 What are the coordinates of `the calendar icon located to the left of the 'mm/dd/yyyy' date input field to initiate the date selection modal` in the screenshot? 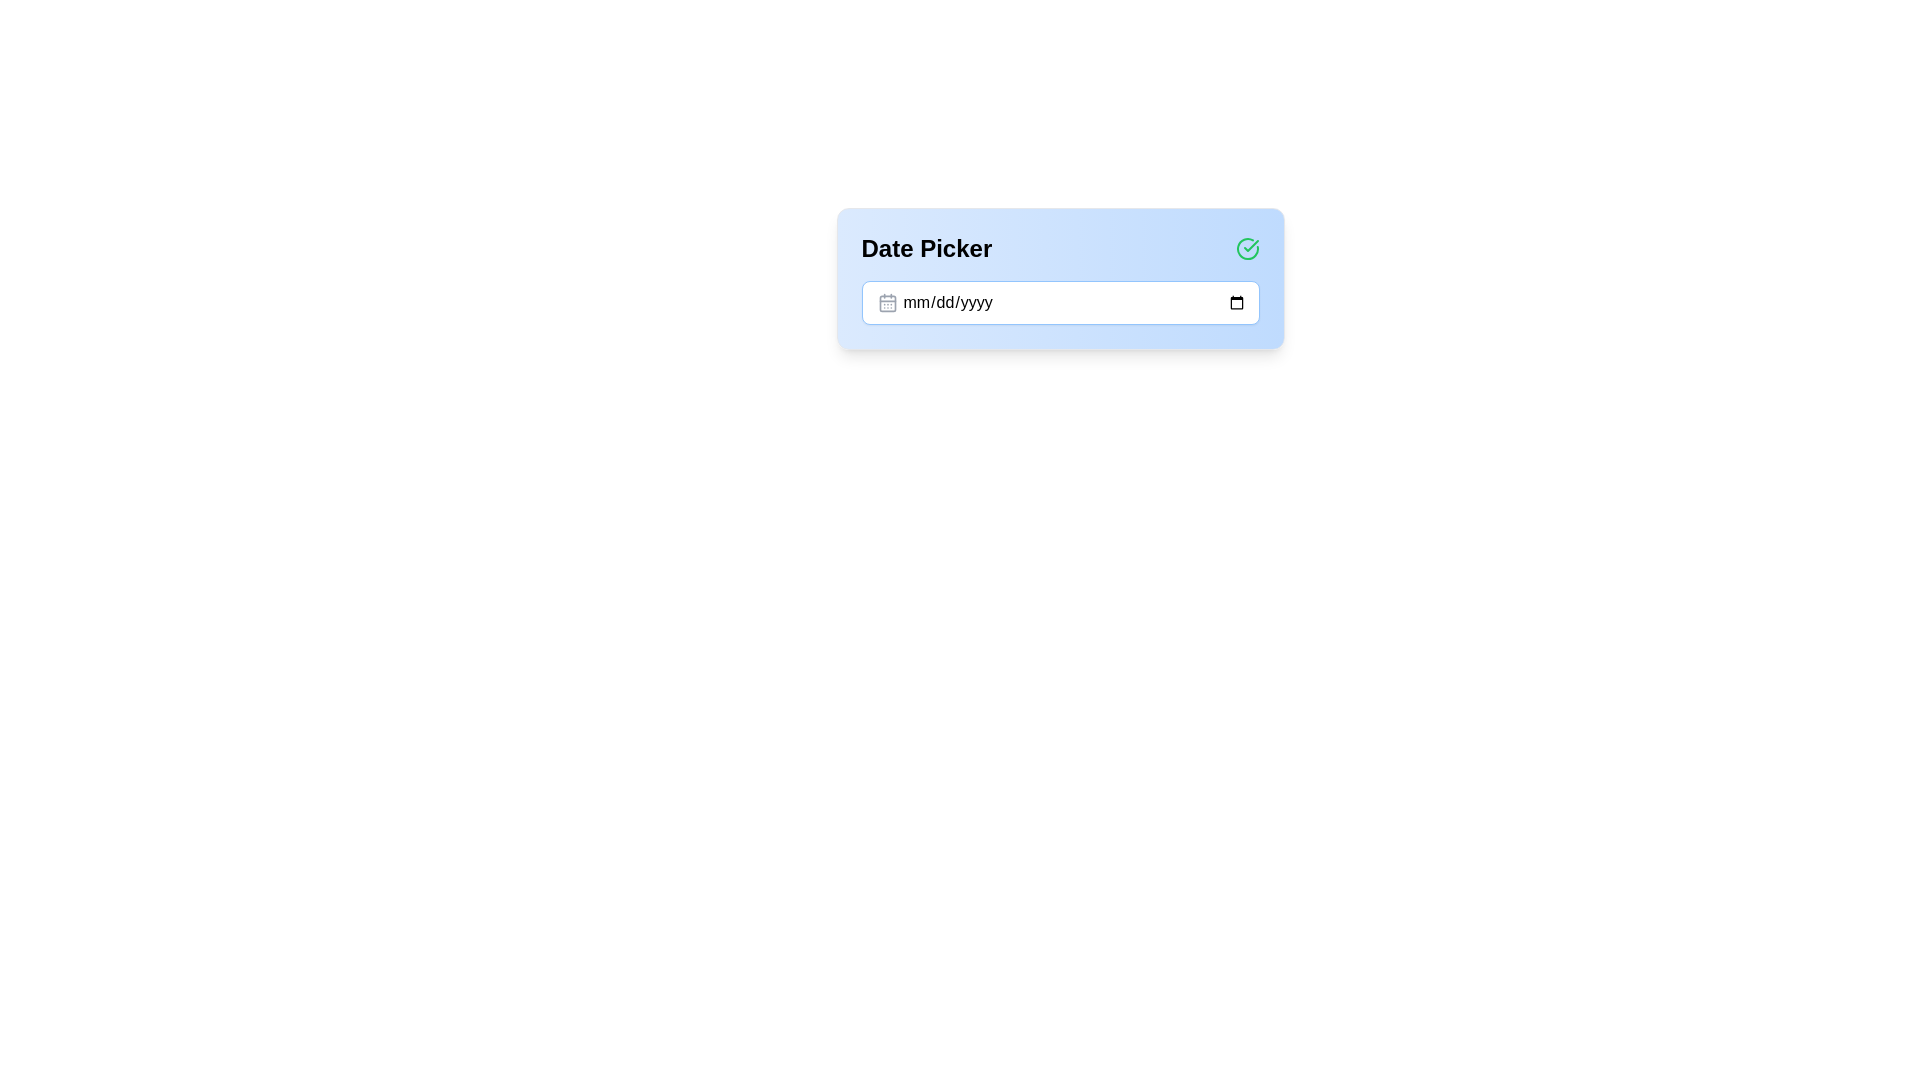 It's located at (886, 303).